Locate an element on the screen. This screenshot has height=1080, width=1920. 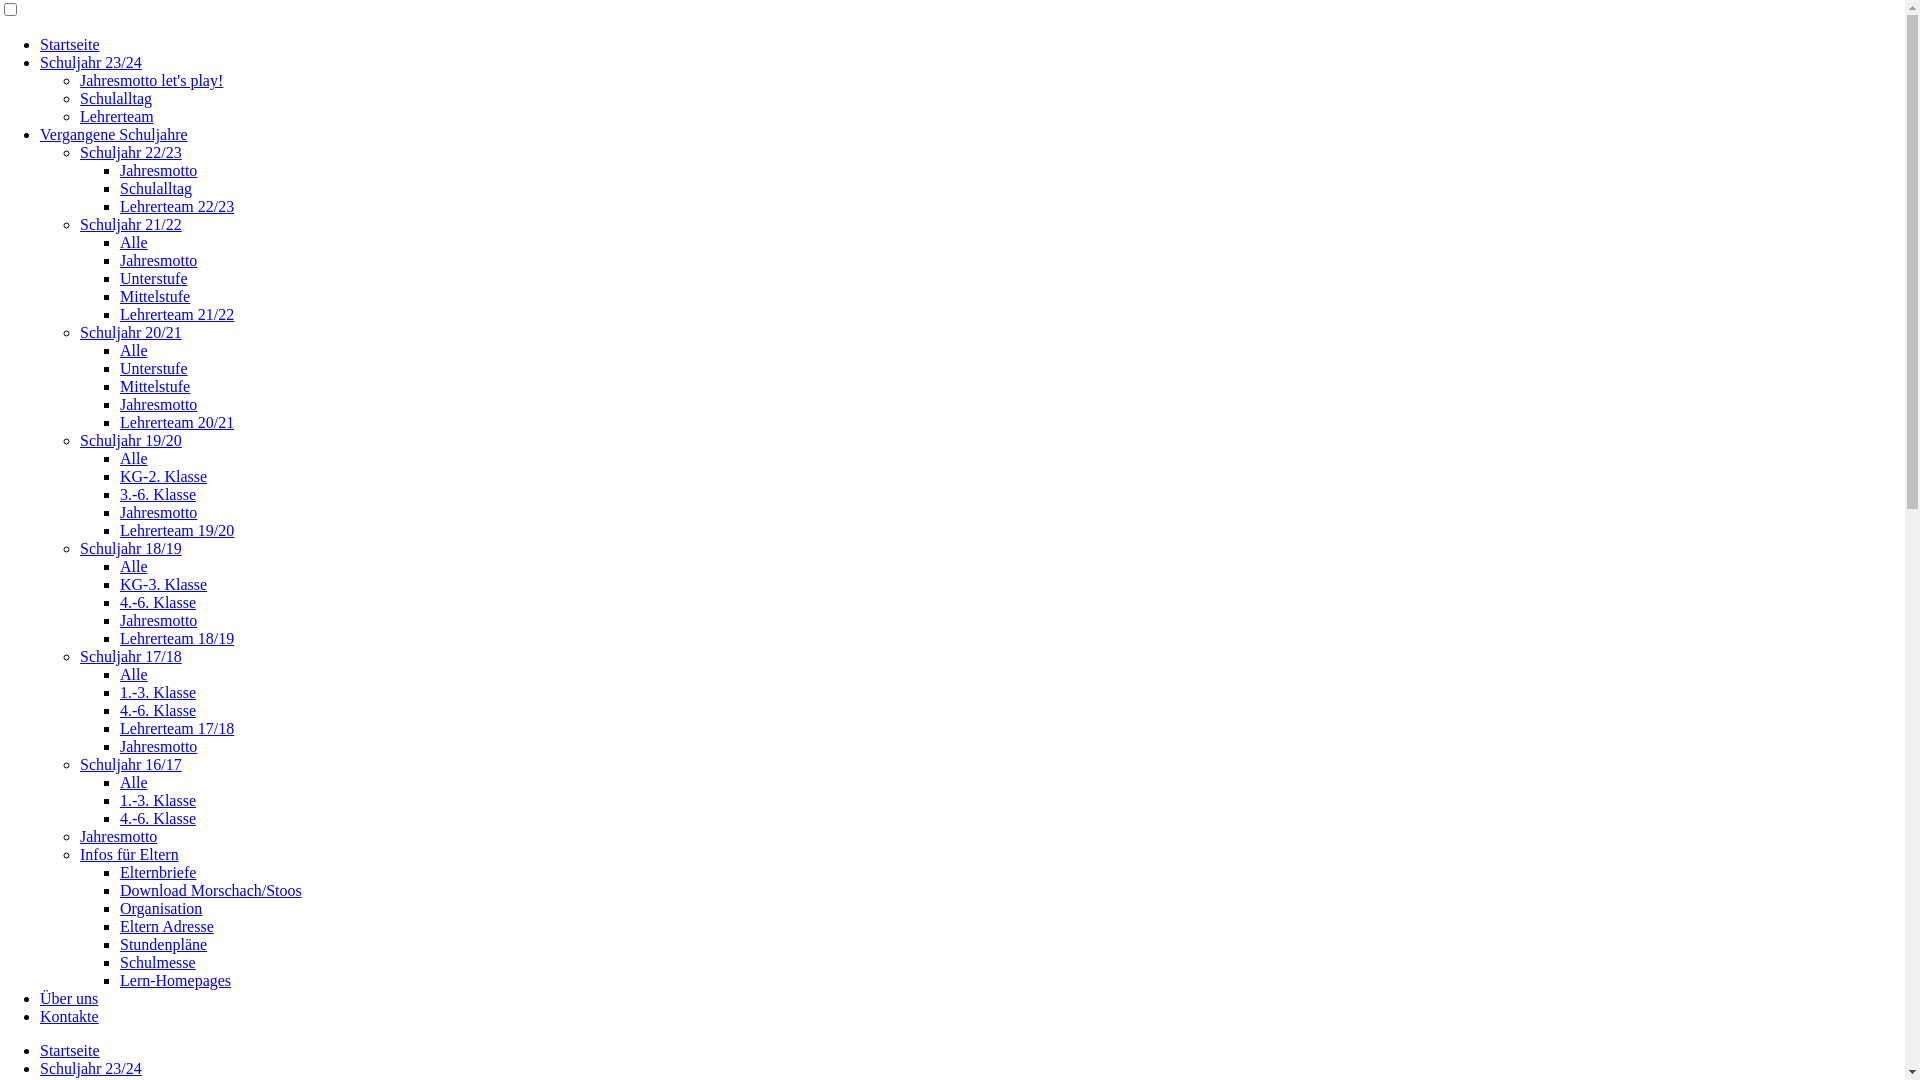
'Vergangene Schuljahre' is located at coordinates (113, 134).